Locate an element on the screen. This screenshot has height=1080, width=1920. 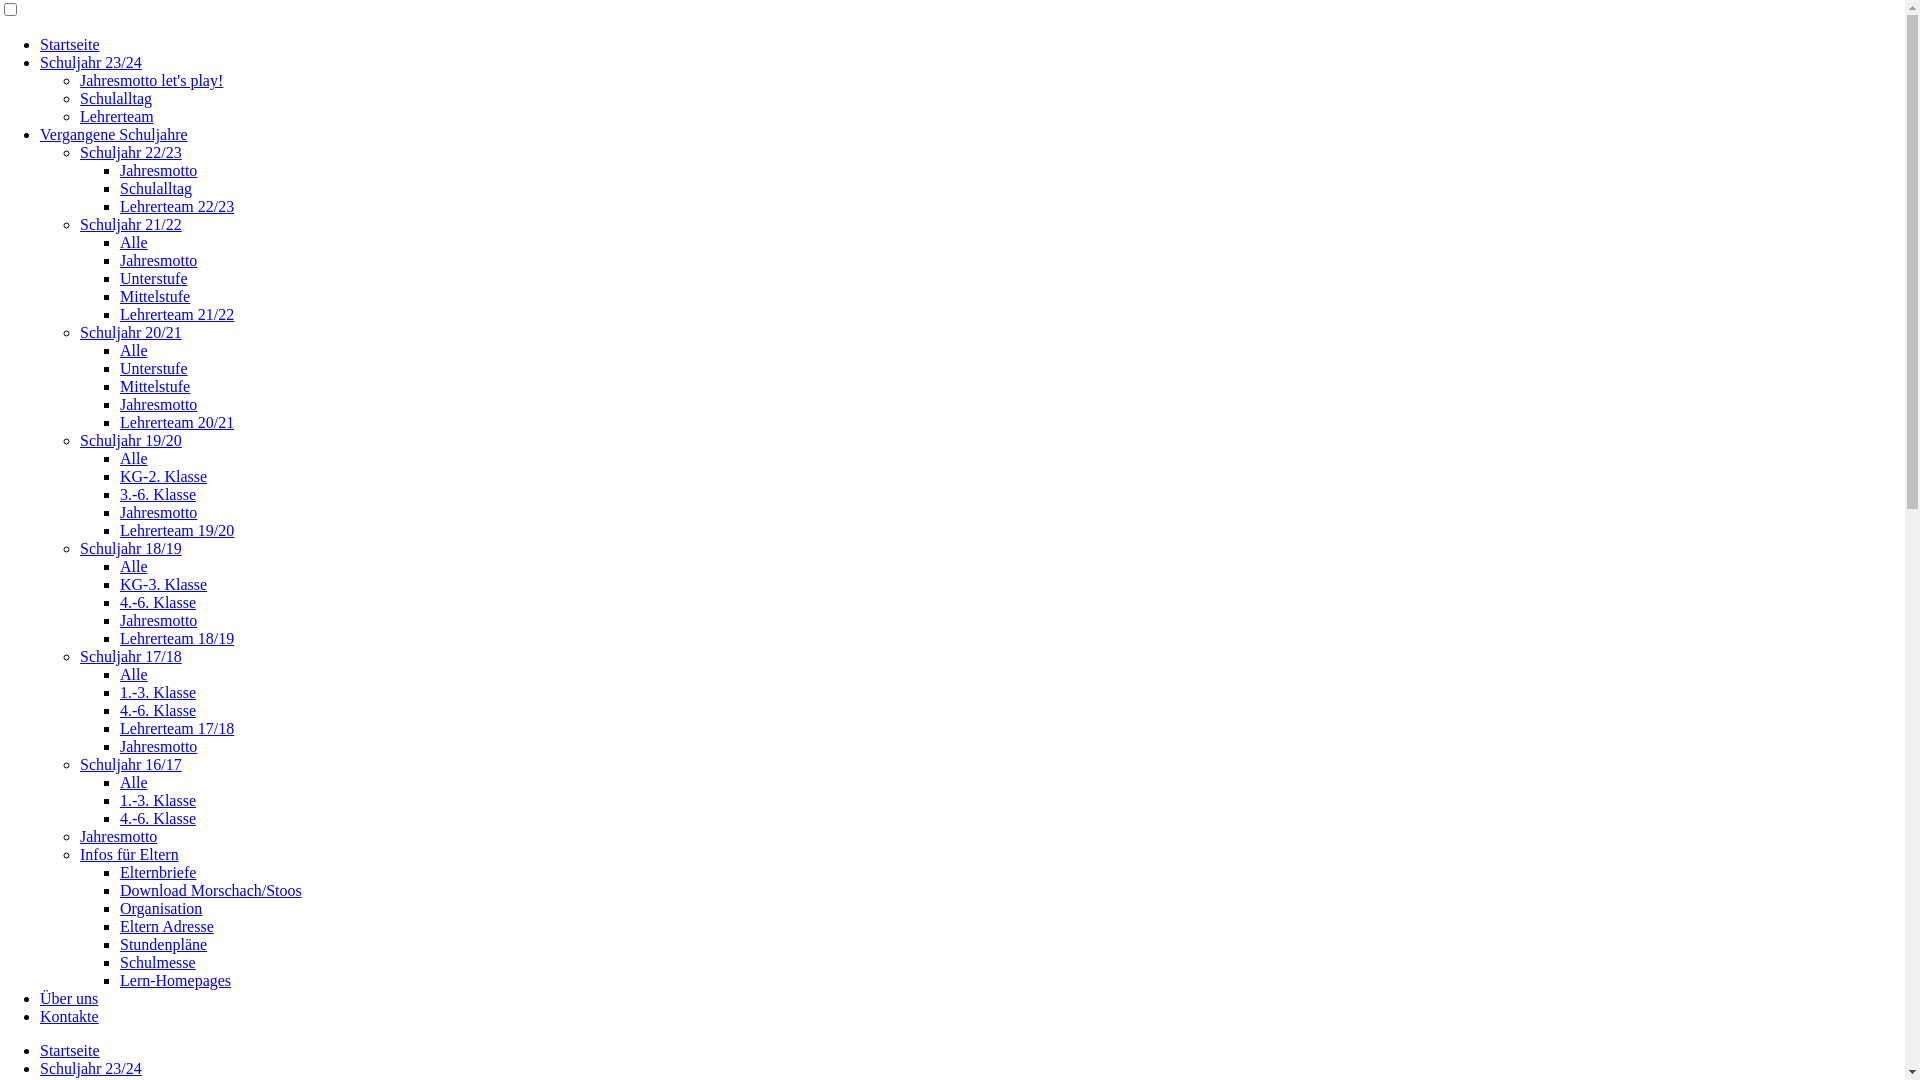
'Vergangene Schuljahre' is located at coordinates (113, 134).